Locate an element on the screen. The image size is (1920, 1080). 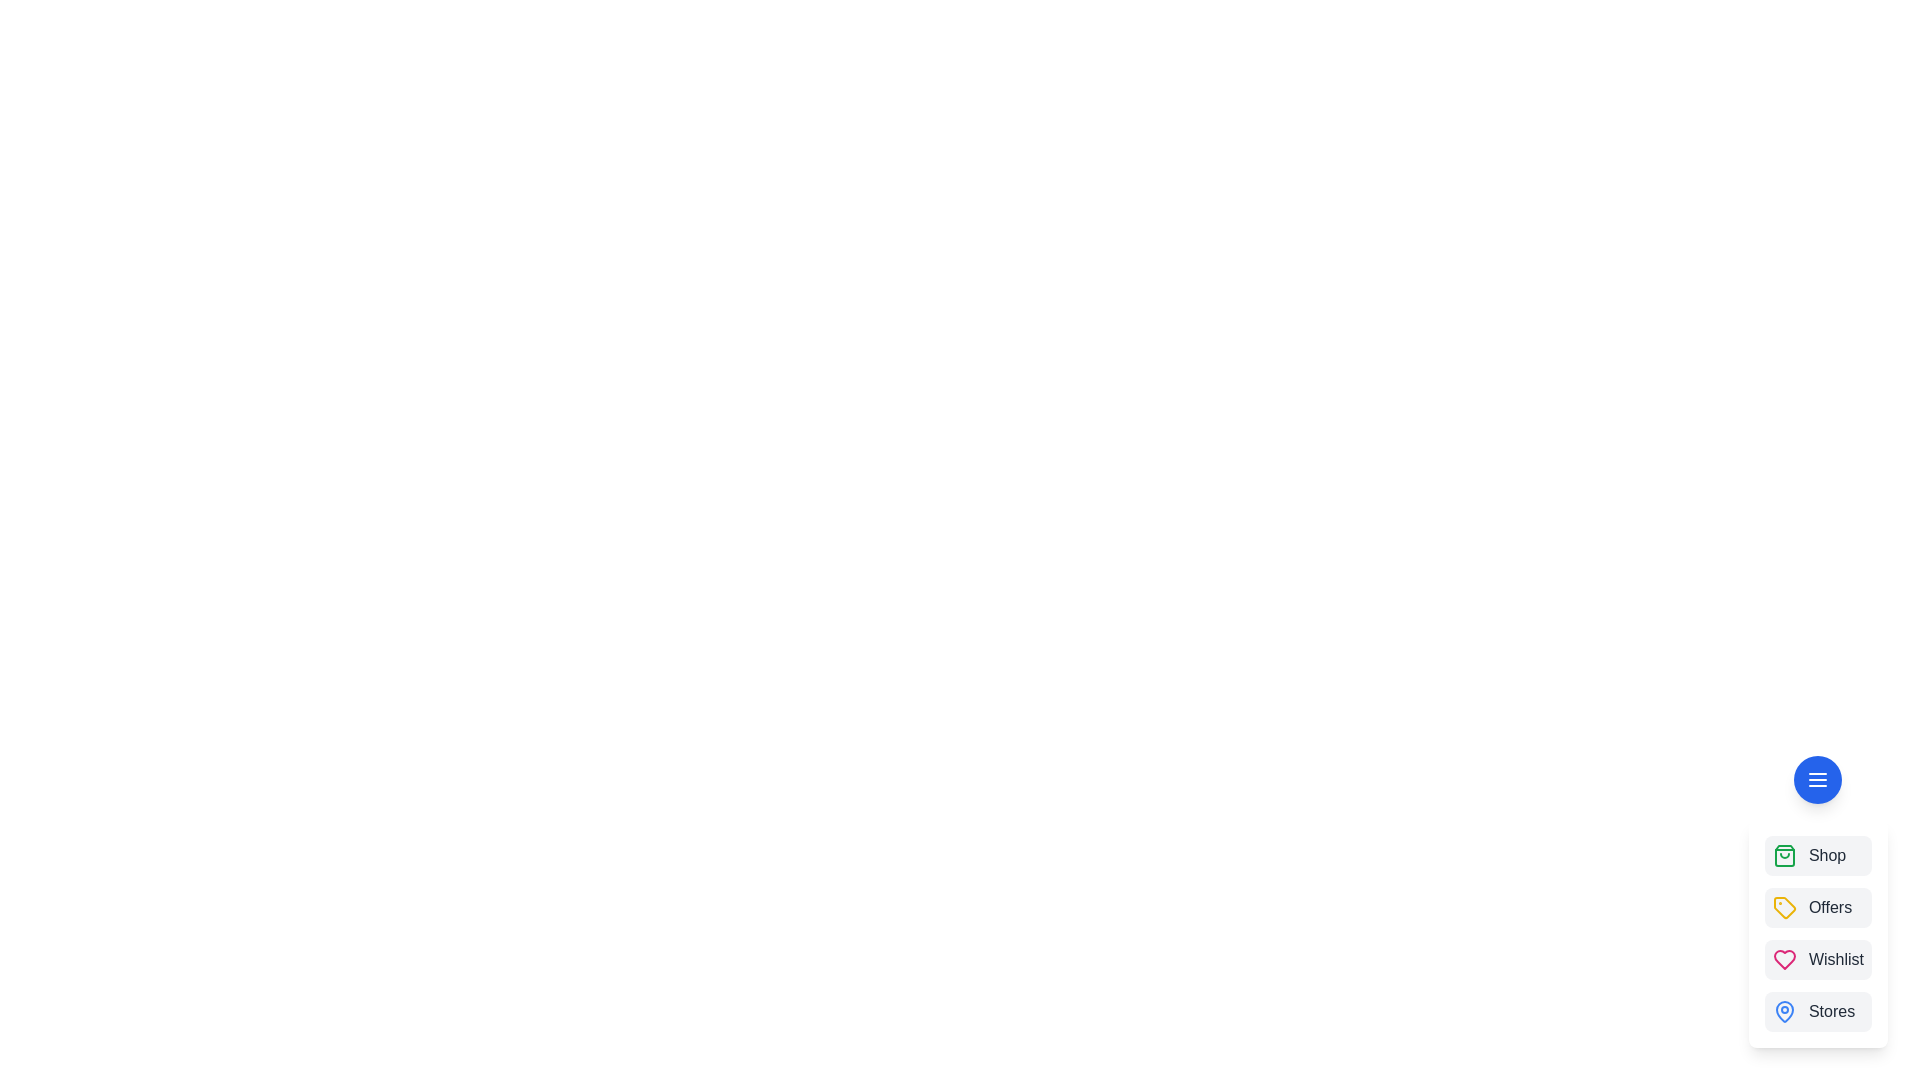
the 'Wishlist' button is located at coordinates (1818, 959).